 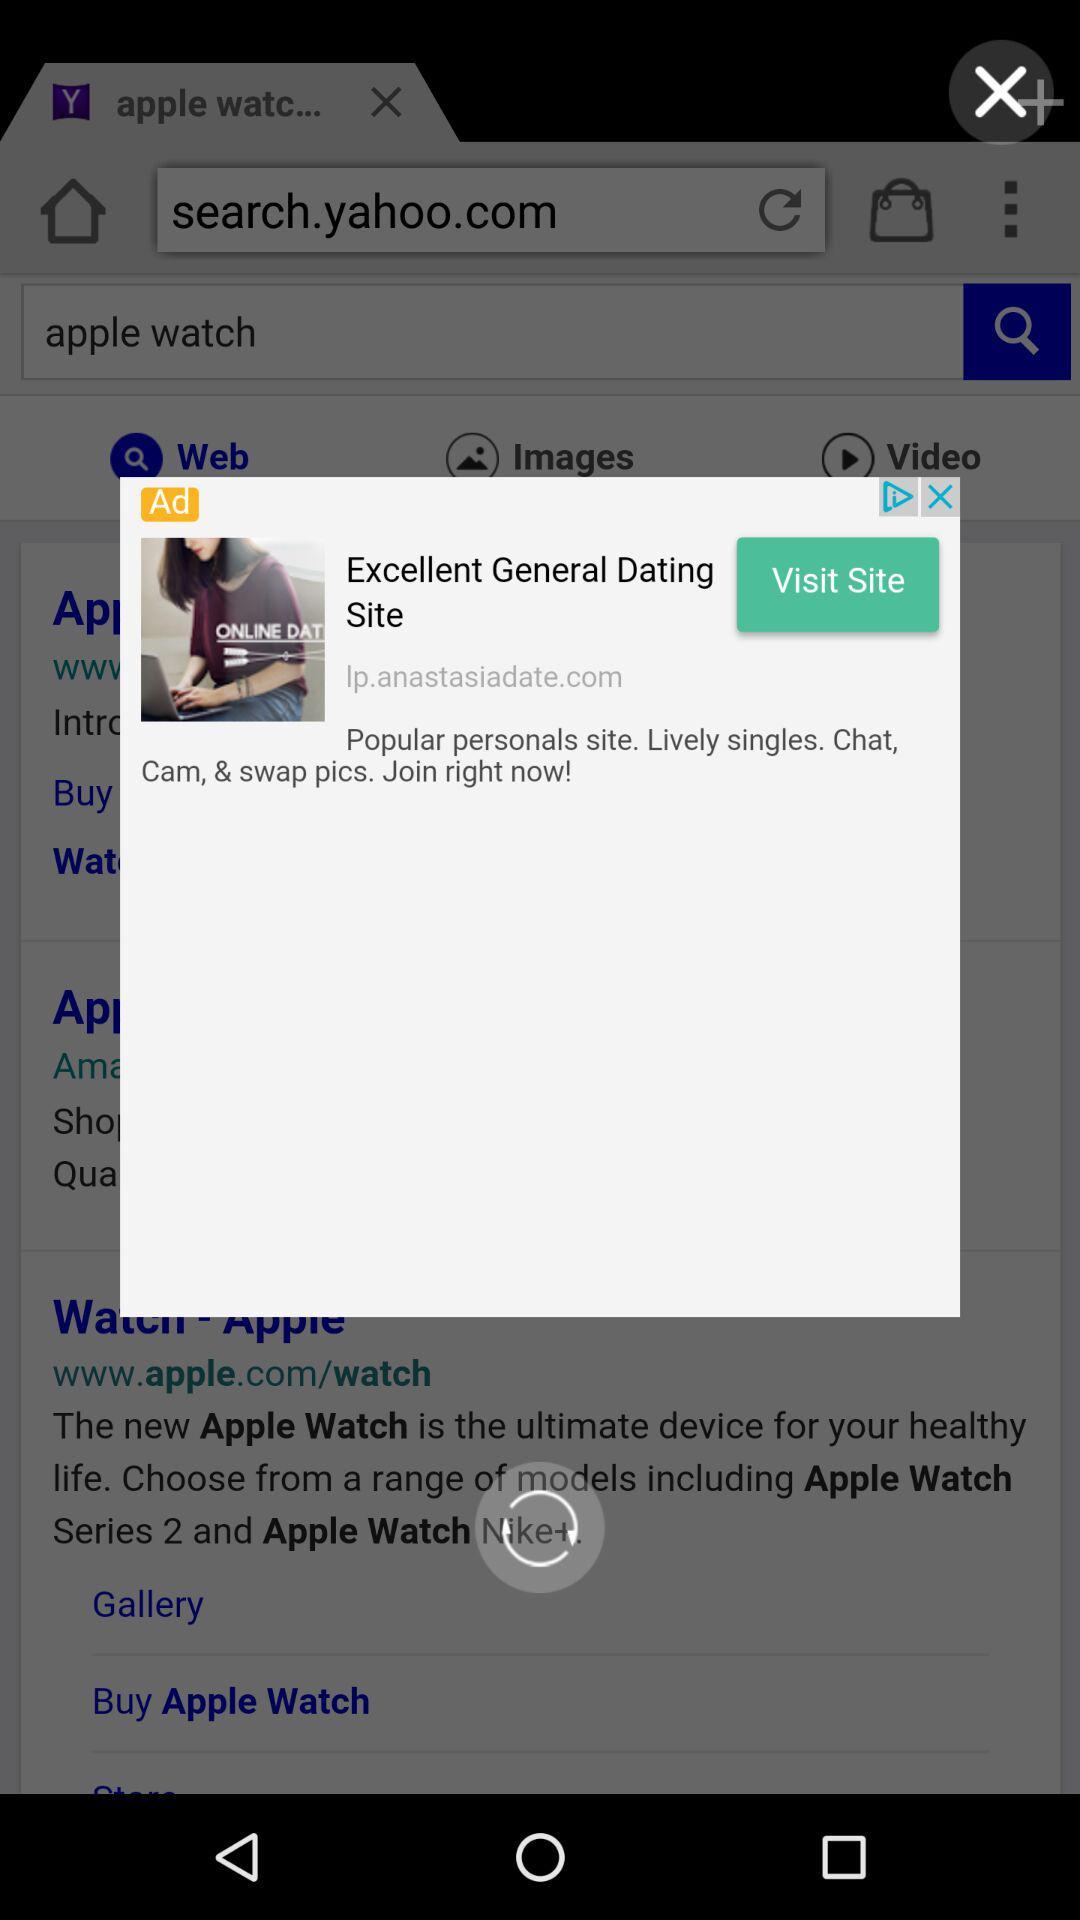 What do you see at coordinates (538, 1526) in the screenshot?
I see `refreshes page` at bounding box center [538, 1526].